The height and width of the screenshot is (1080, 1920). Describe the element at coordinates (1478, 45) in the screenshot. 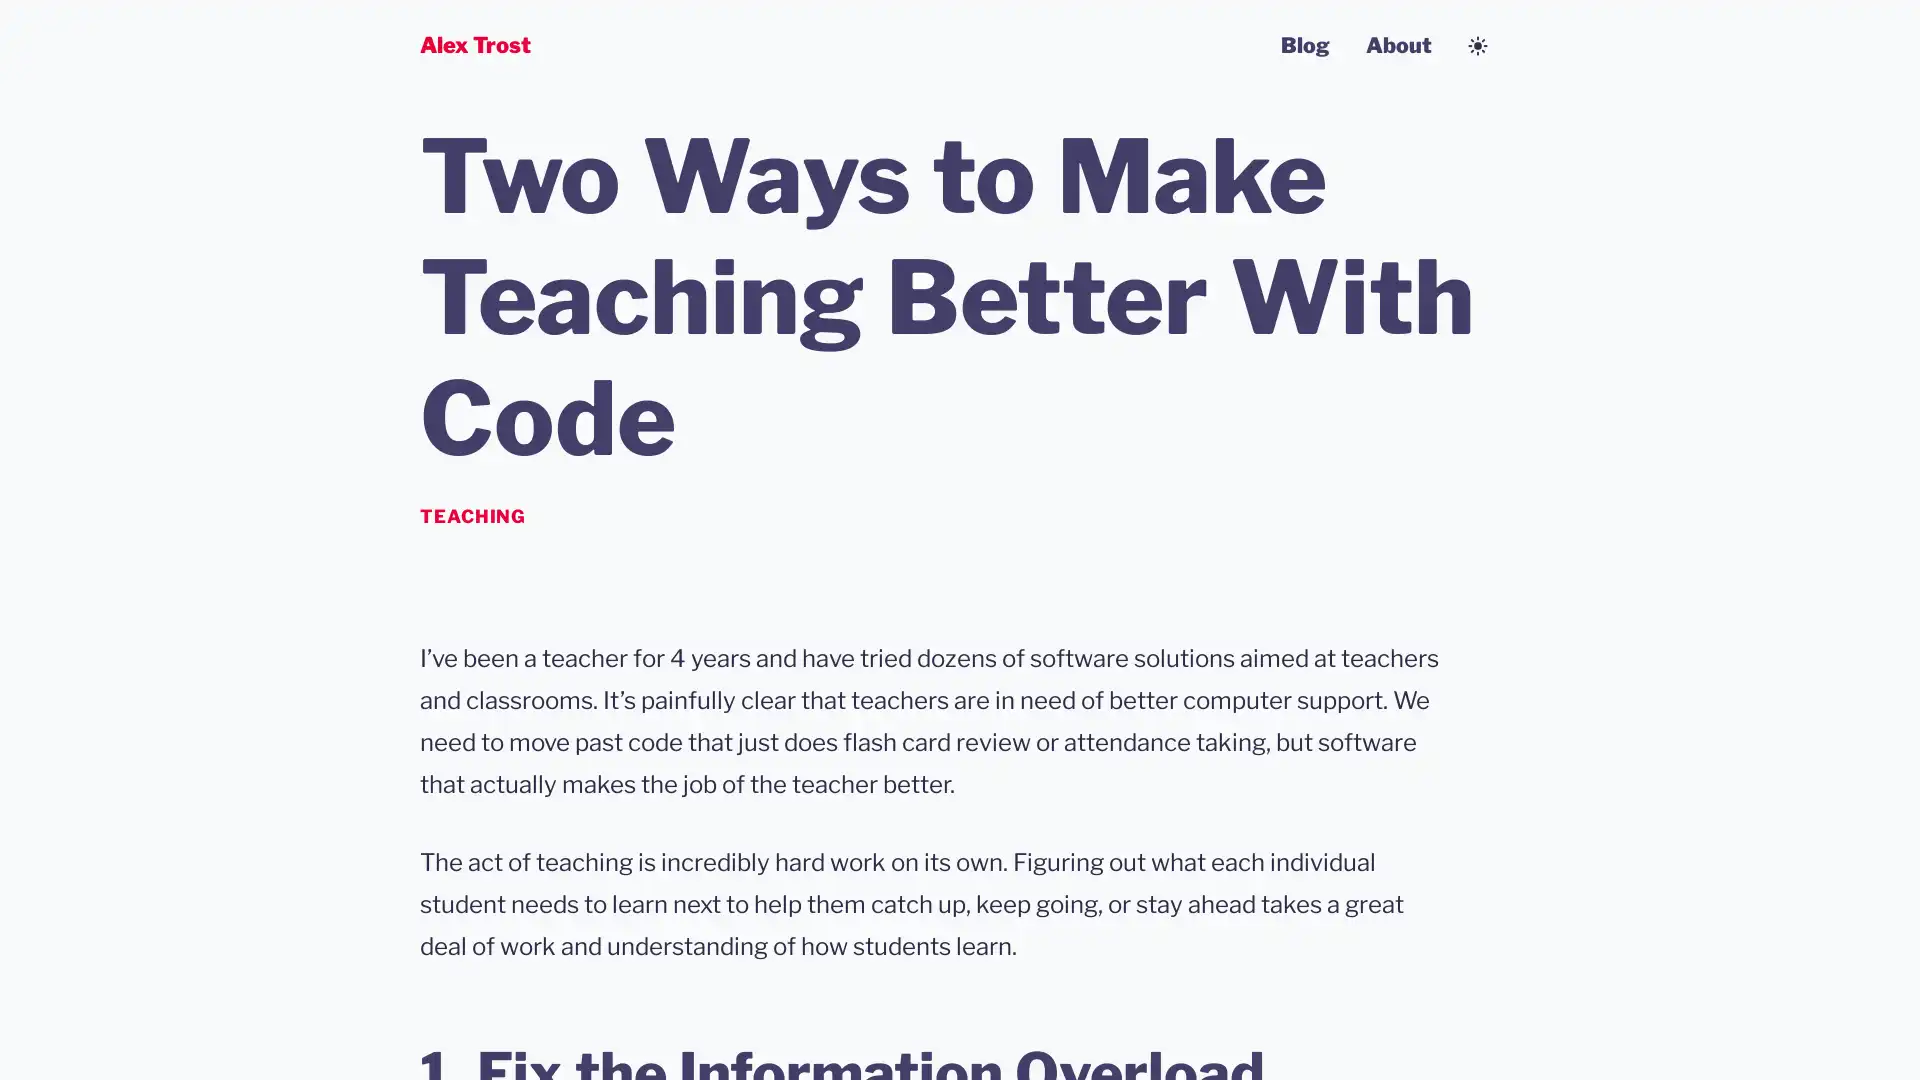

I see `Change to dark mode` at that location.